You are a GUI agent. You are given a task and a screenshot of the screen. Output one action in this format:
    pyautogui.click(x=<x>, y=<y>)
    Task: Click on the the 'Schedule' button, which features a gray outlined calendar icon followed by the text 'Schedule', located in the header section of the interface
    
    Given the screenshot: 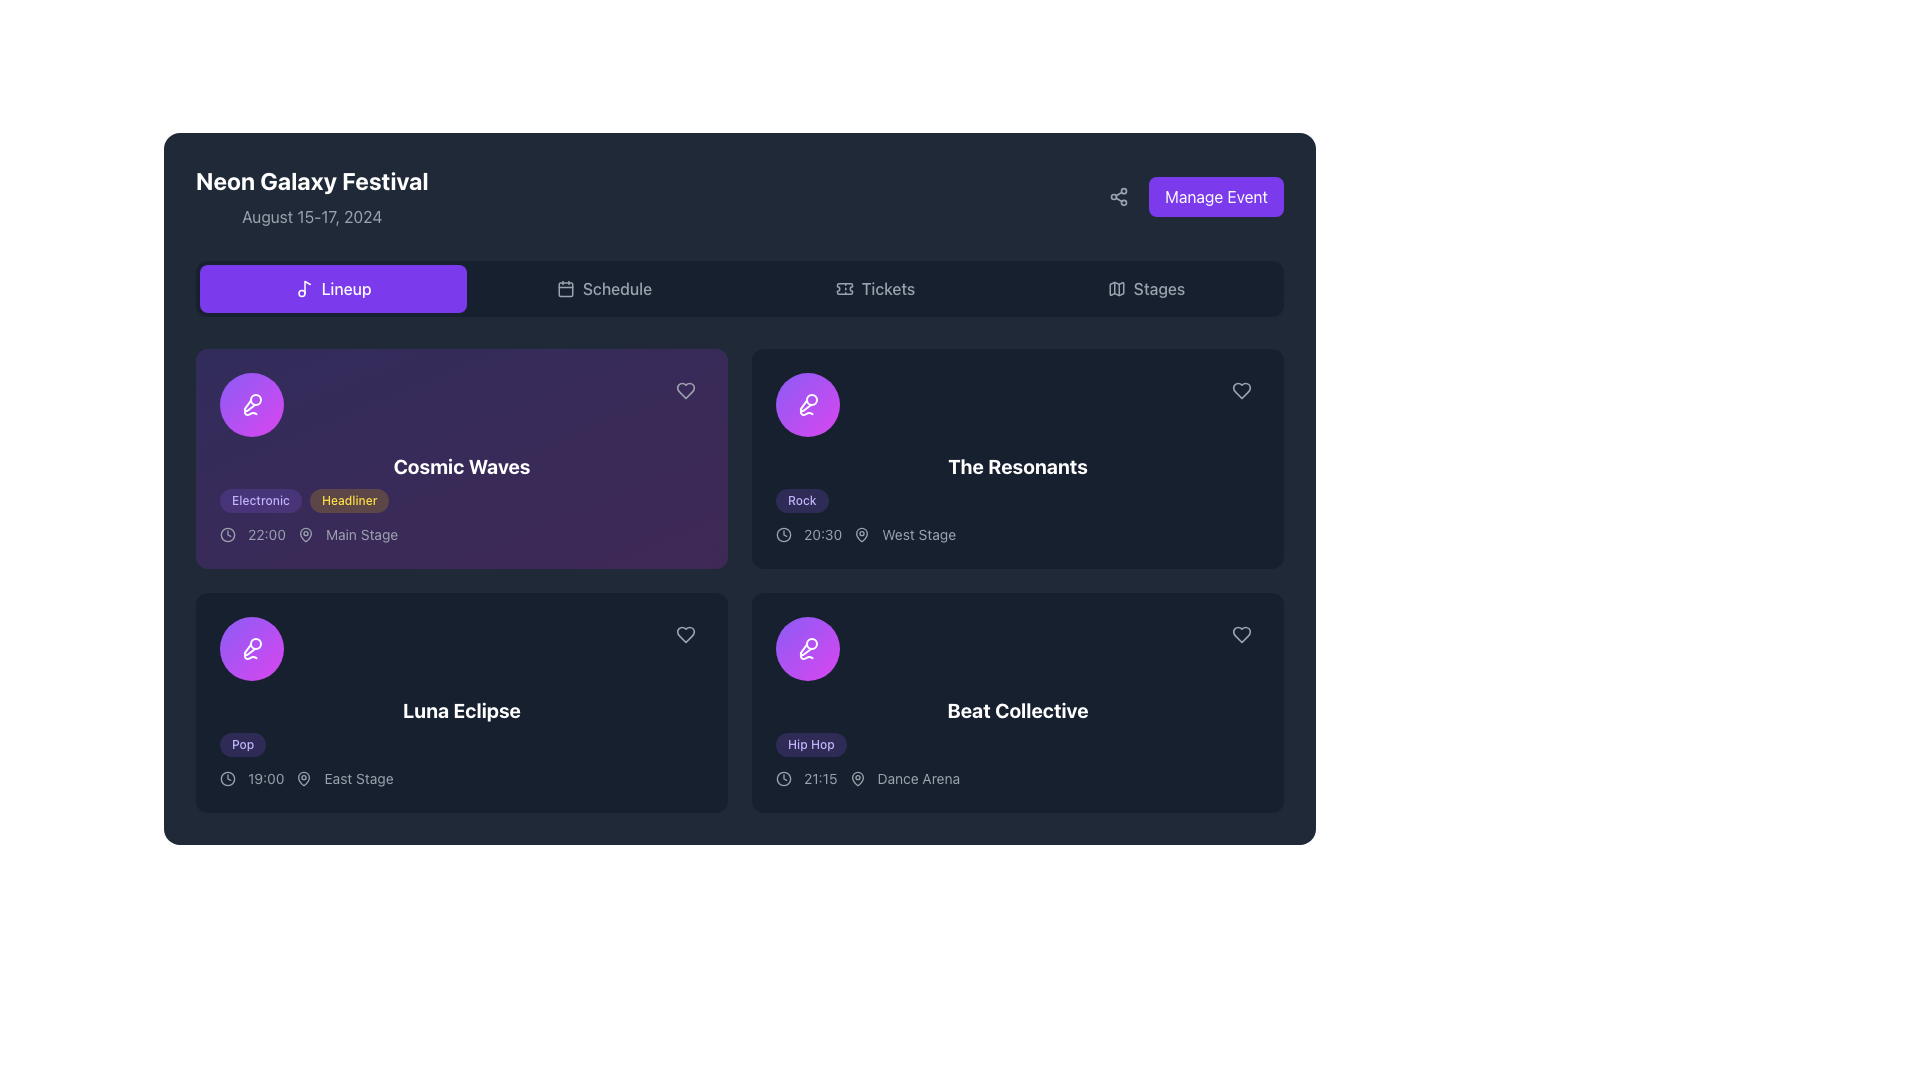 What is the action you would take?
    pyautogui.click(x=603, y=289)
    